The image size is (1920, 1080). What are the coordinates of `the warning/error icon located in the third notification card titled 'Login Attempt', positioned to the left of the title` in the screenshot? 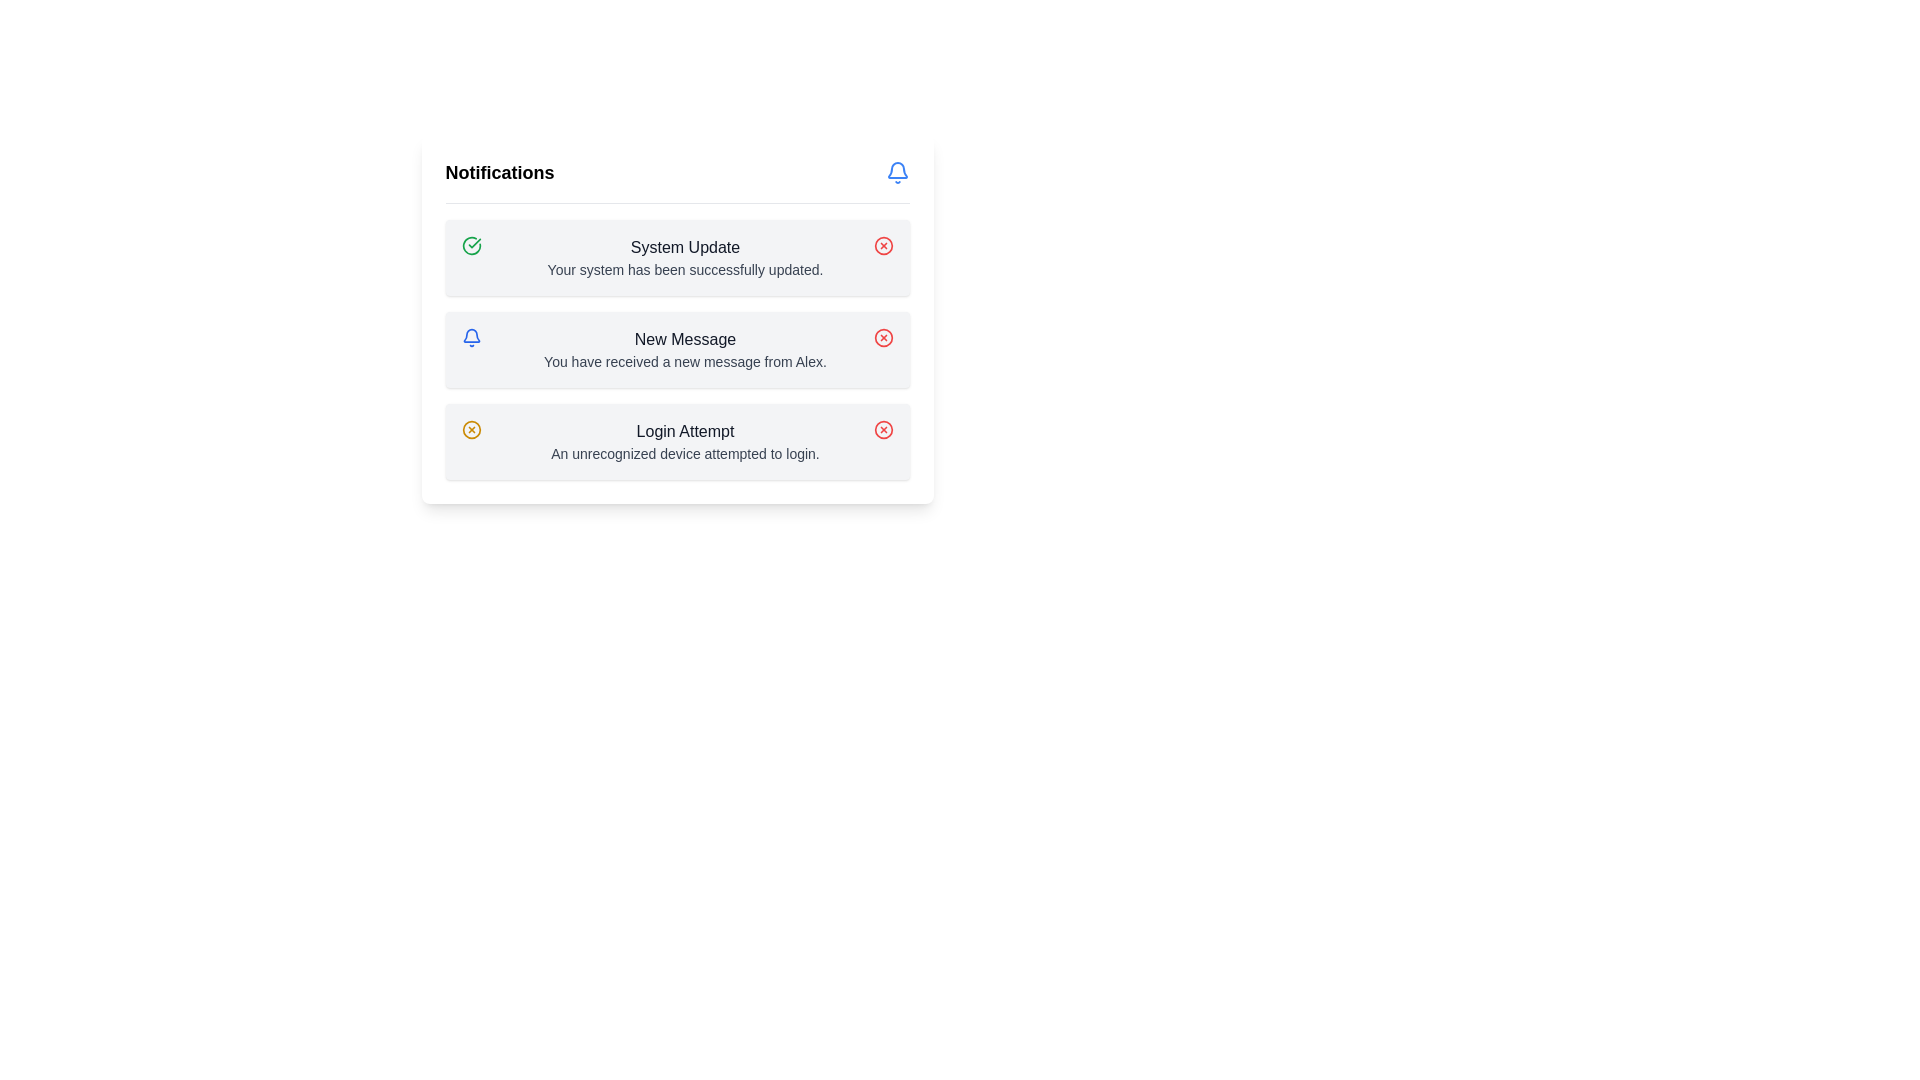 It's located at (470, 428).